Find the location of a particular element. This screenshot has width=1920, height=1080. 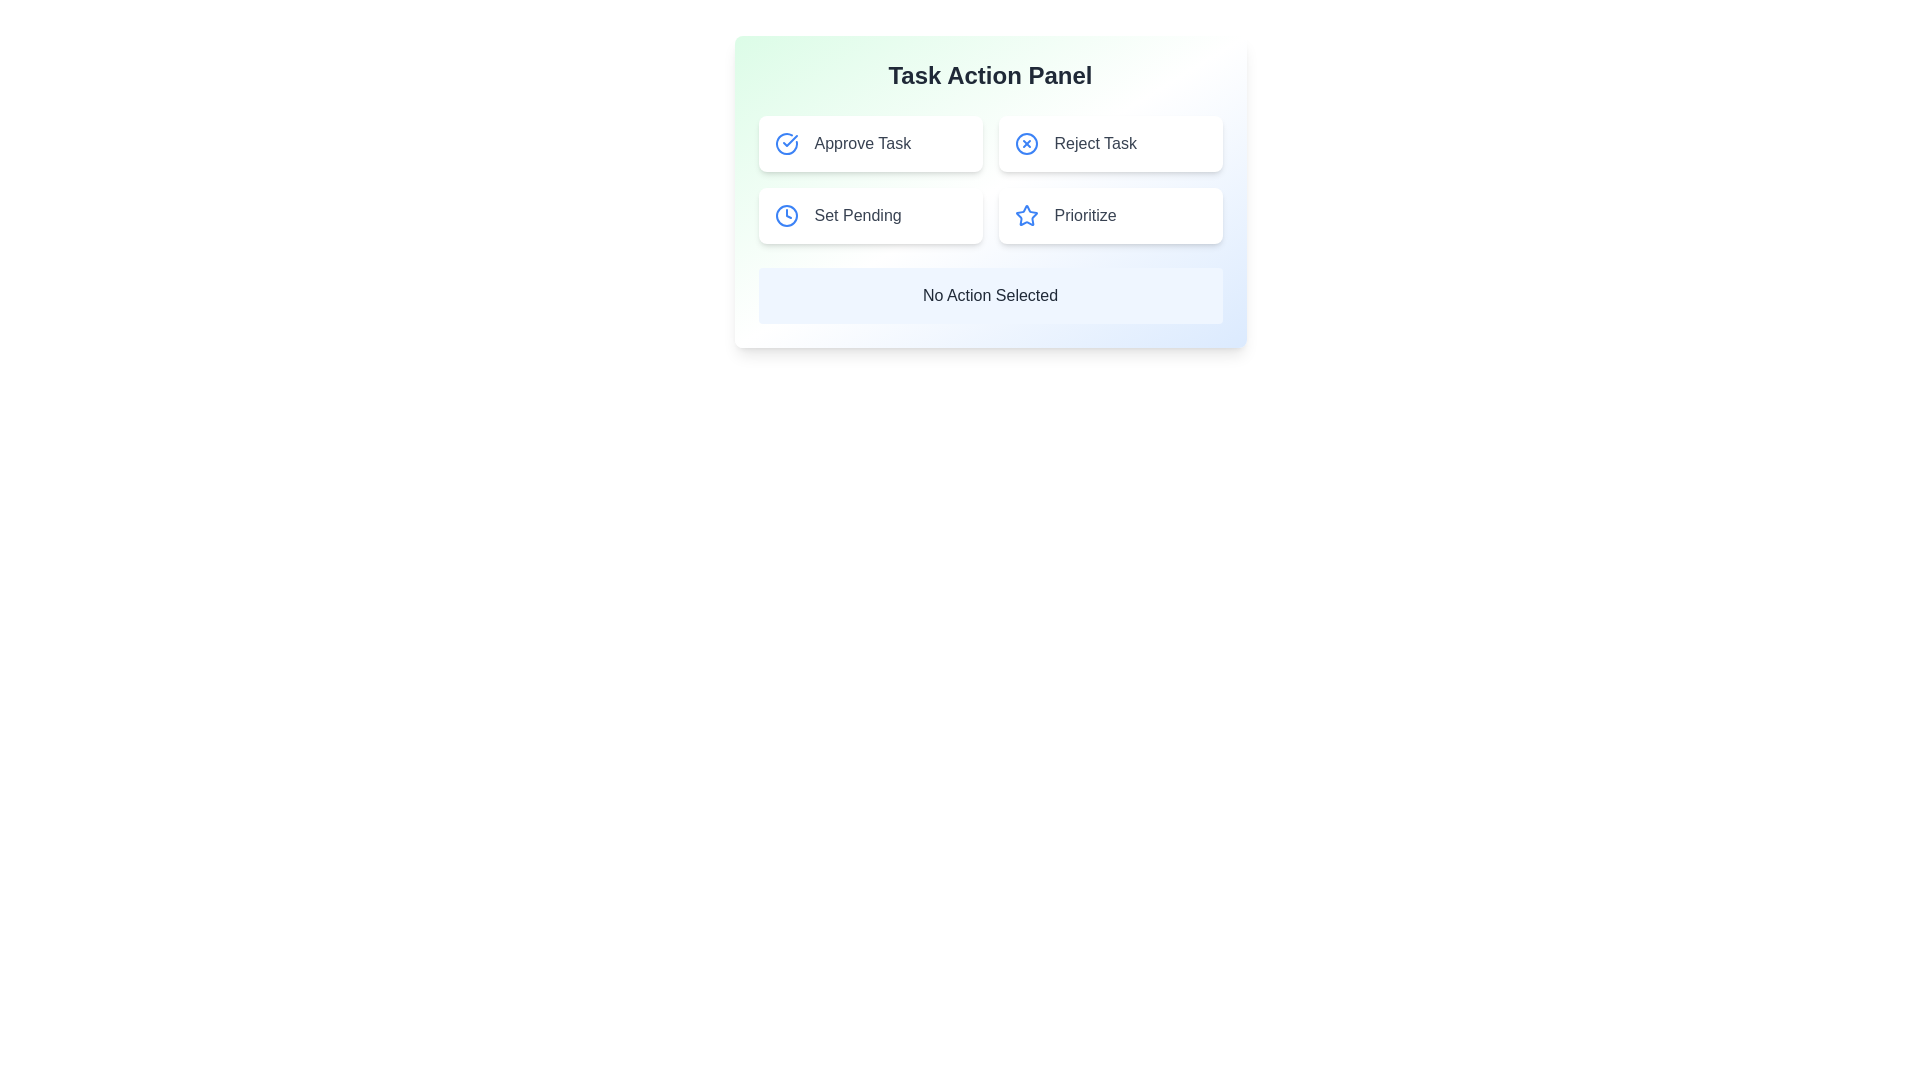

the section header text label located at the top of the card layout, which provides context for the surrounding buttons such as 'Approve Task', 'Reject Task', 'Set Pending', and 'Prioritize' is located at coordinates (990, 75).